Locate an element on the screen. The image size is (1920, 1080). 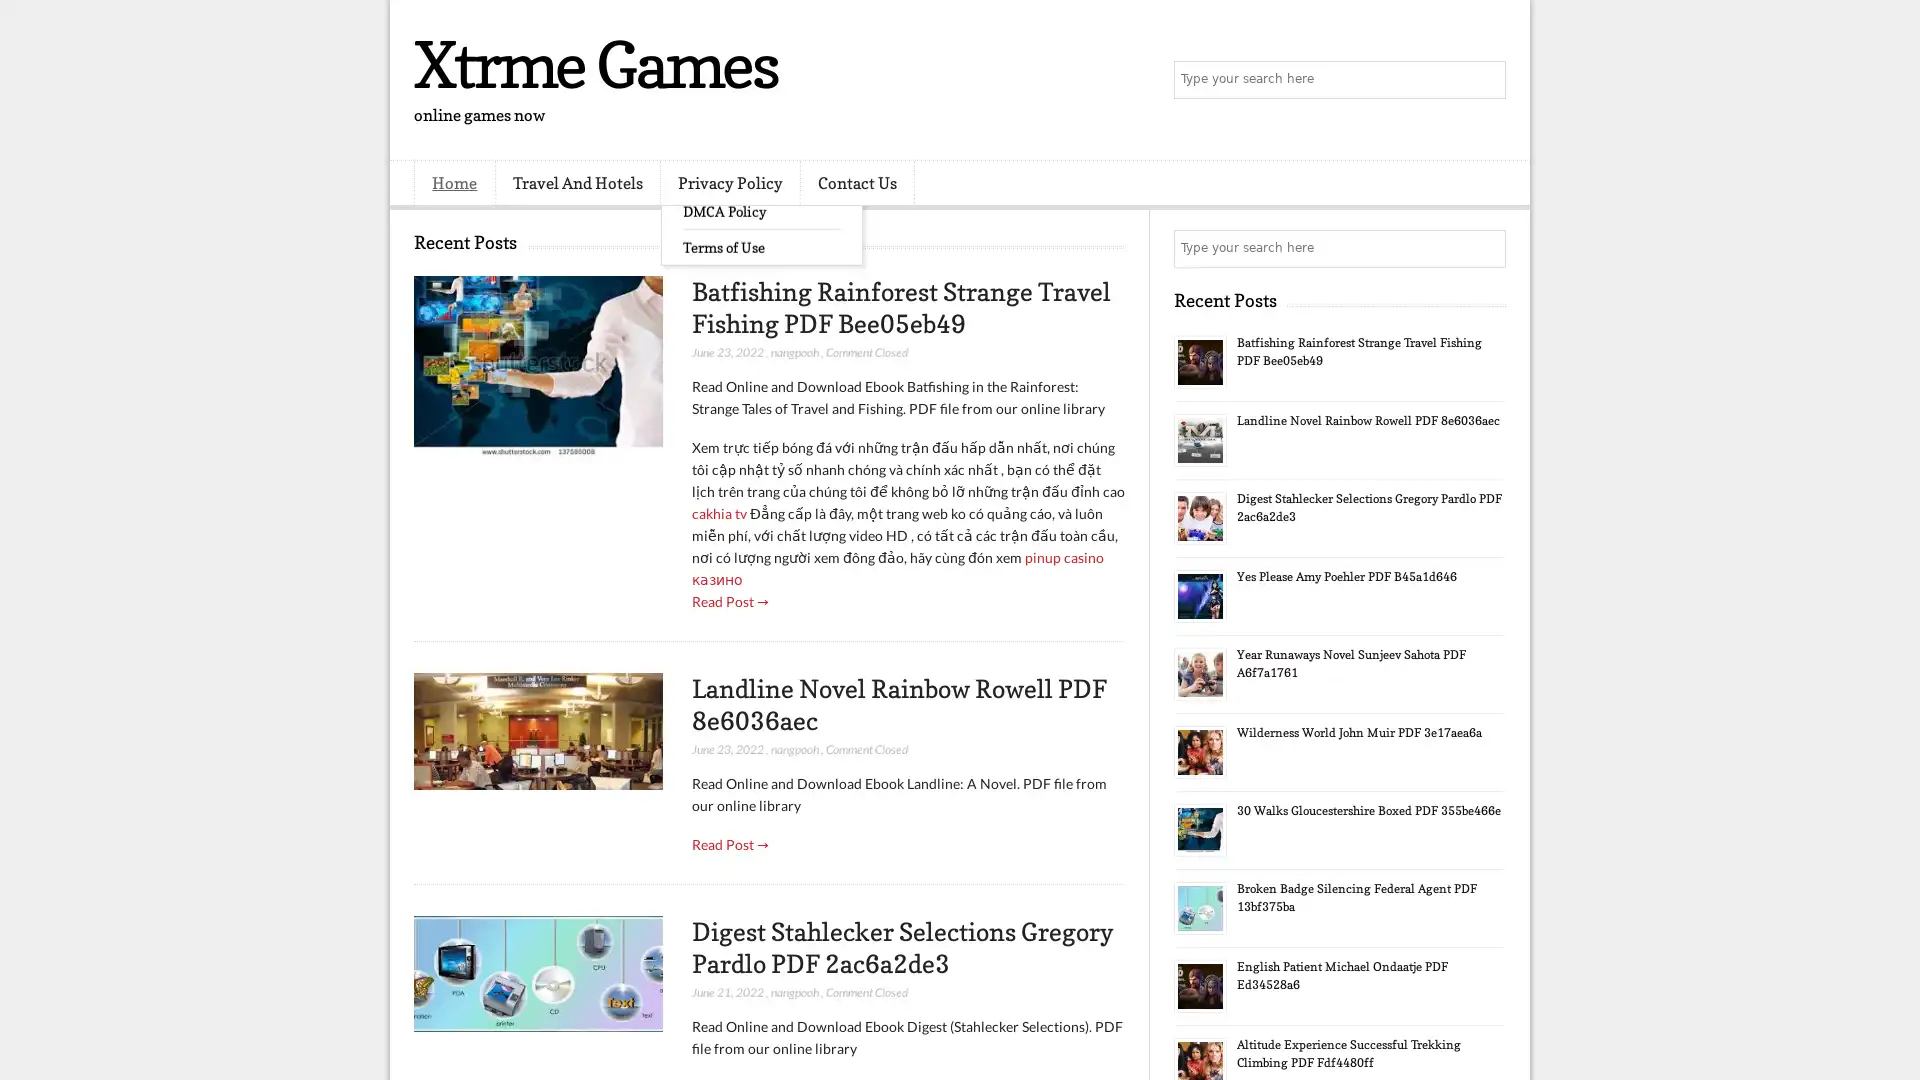
Search is located at coordinates (1485, 248).